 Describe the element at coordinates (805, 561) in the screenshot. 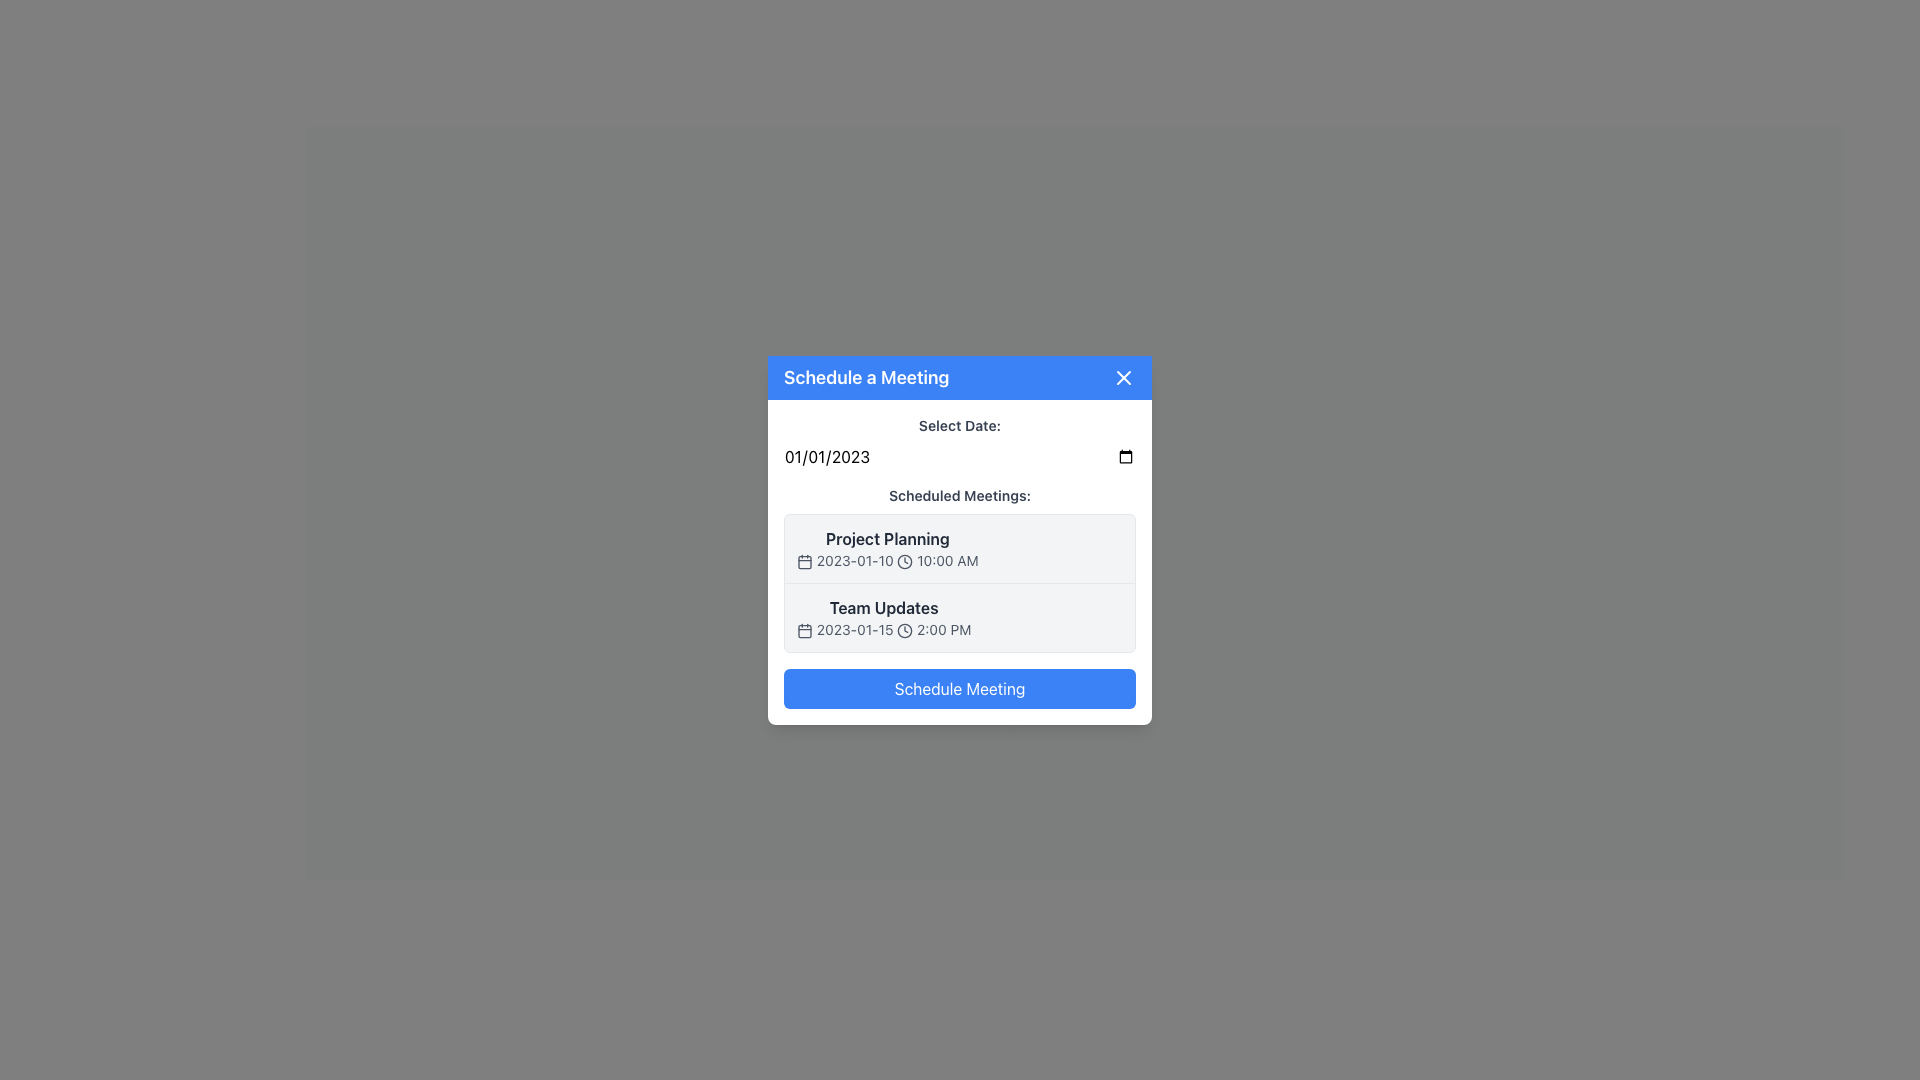

I see `the calendar icon located to the immediate left of the text '2023-01-10 10:00 AM' in the 'Project Planning' scheduled meeting entry` at that location.